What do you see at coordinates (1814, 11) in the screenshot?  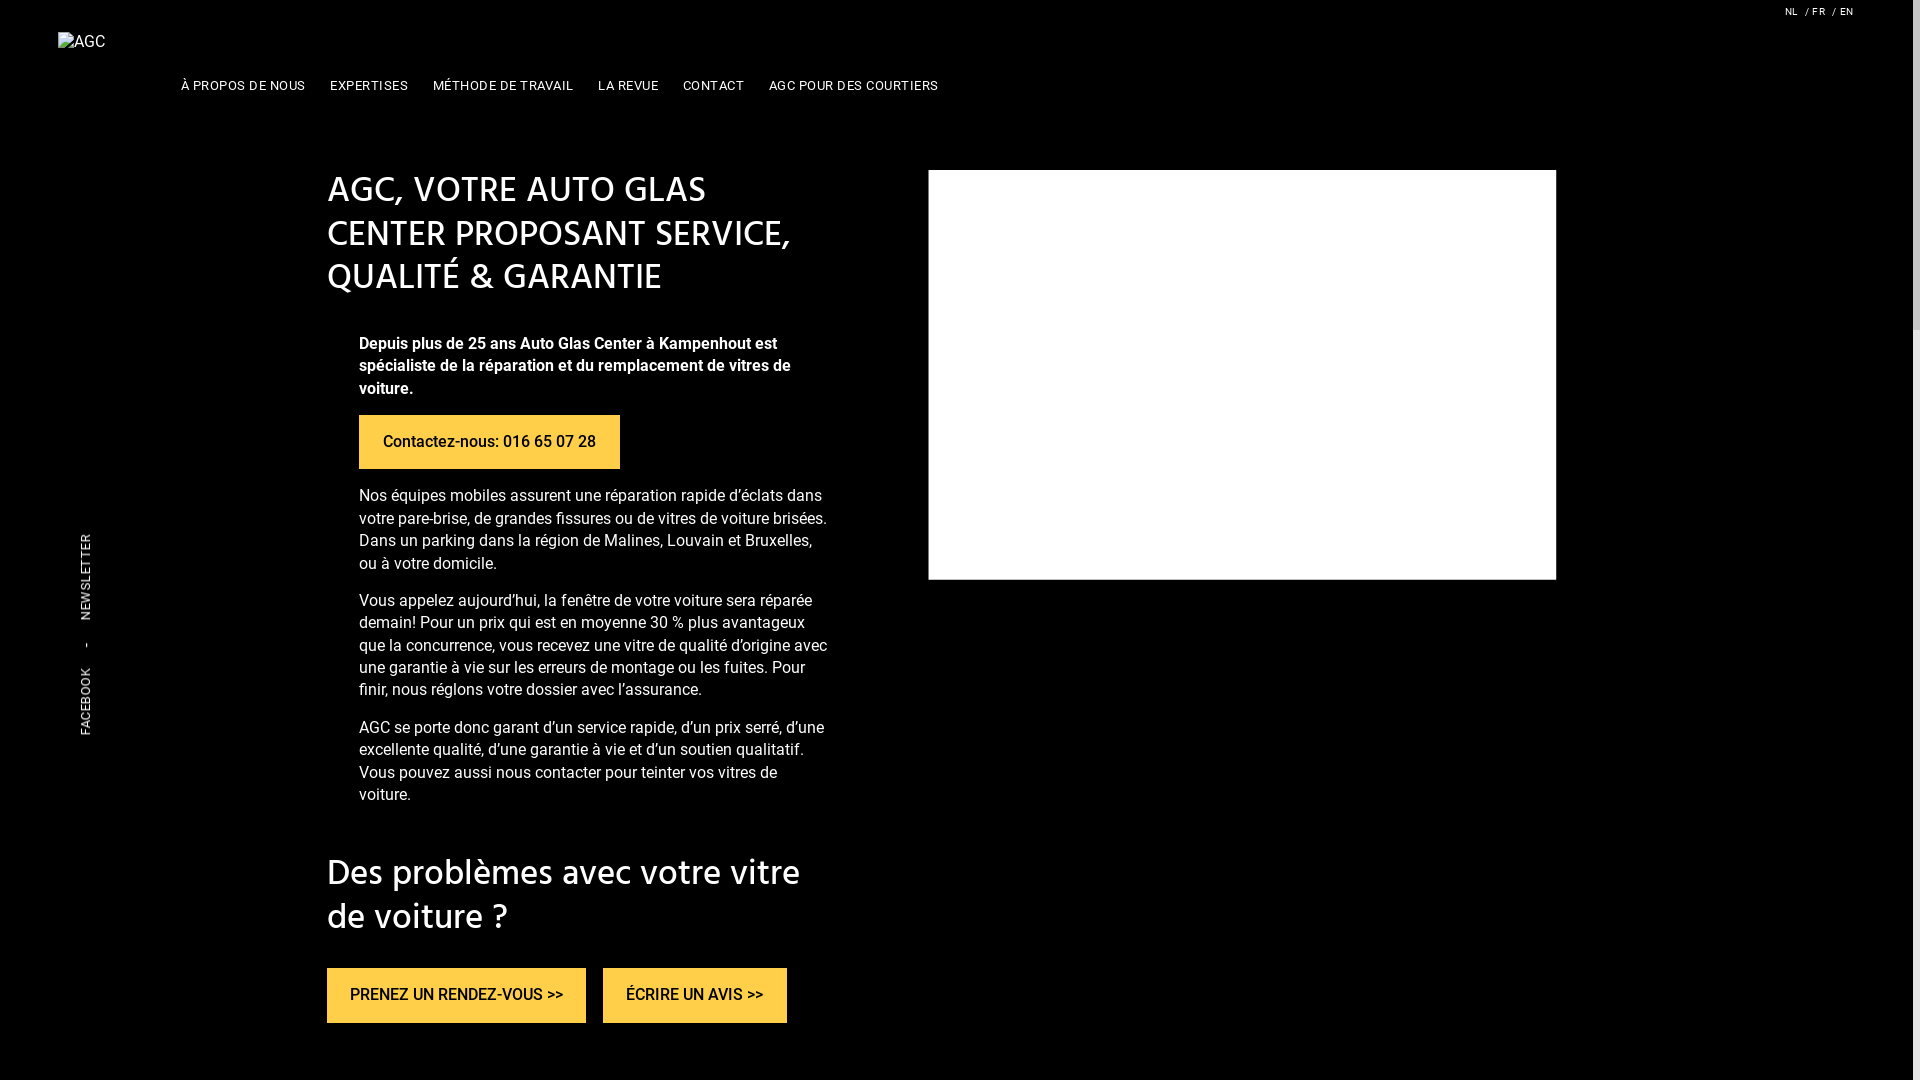 I see `'FR'` at bounding box center [1814, 11].